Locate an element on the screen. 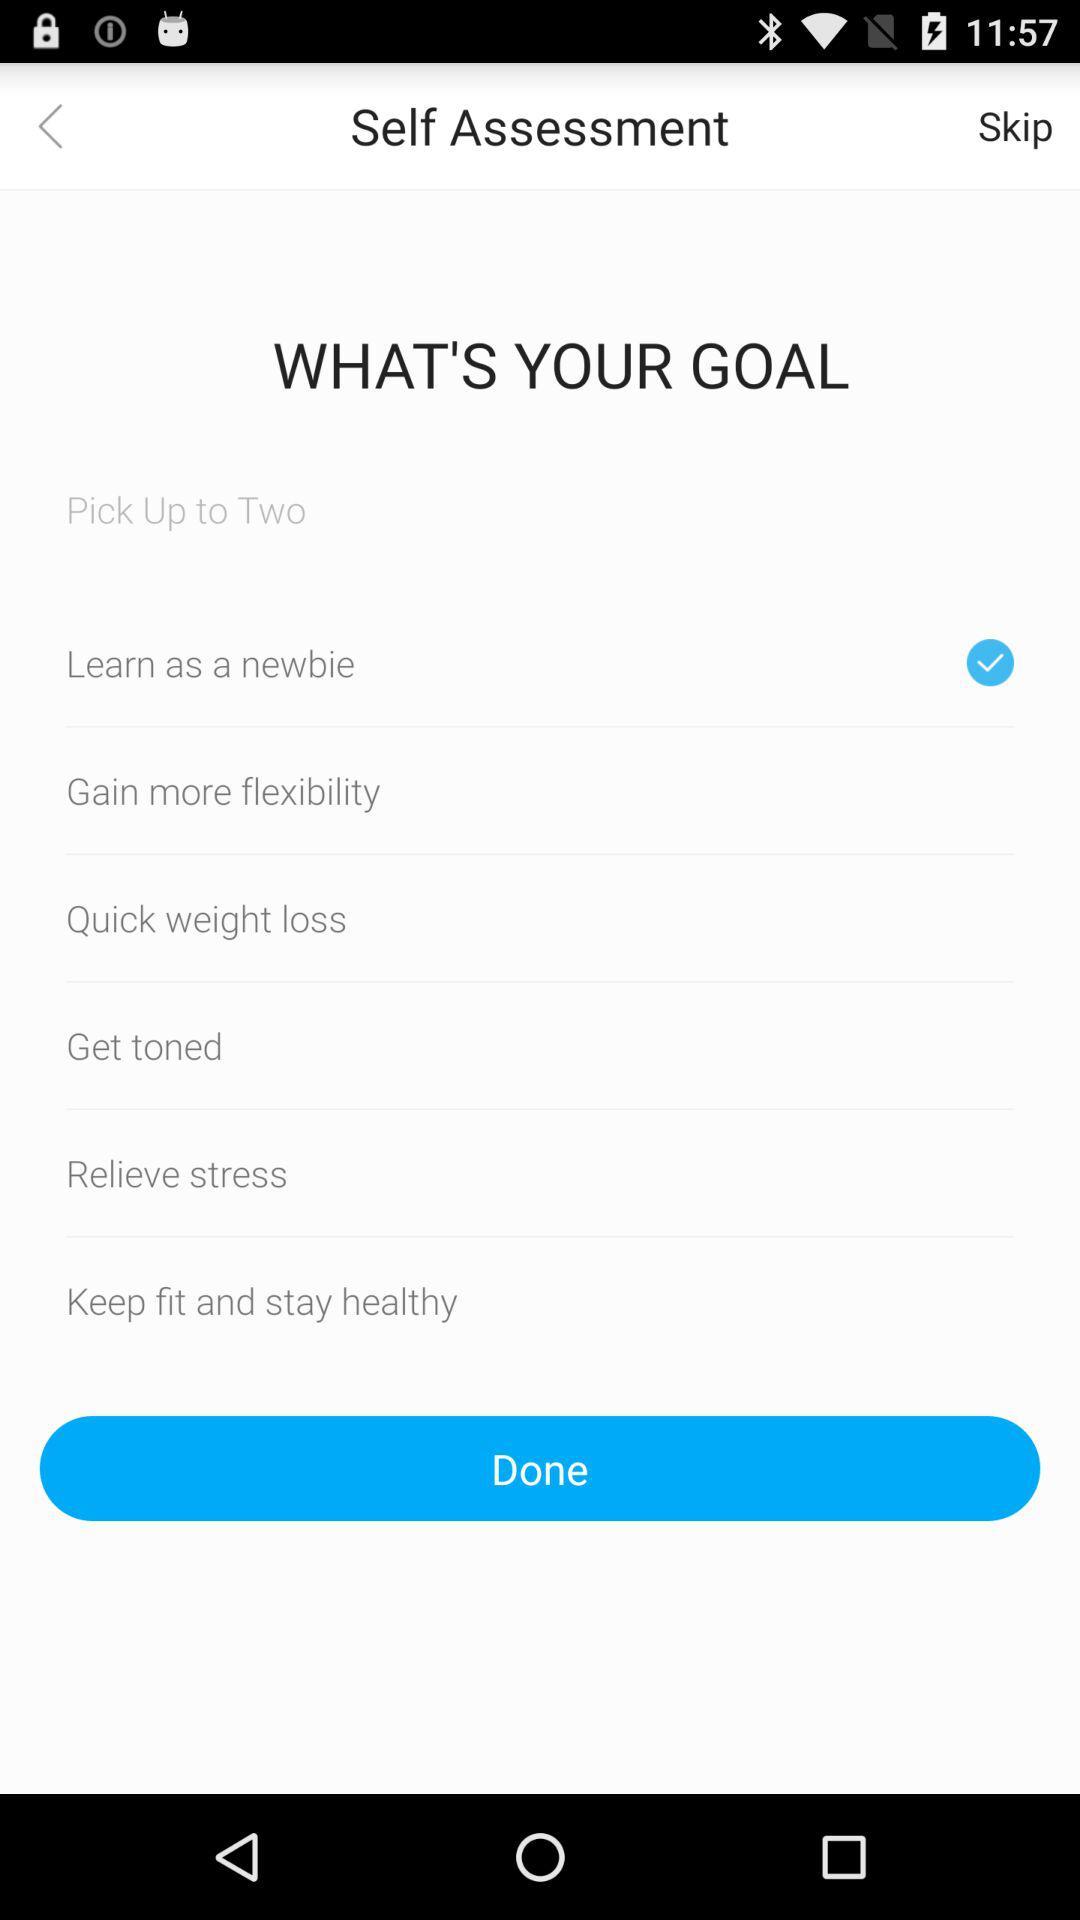 The width and height of the screenshot is (1080, 1920). go back is located at coordinates (61, 124).